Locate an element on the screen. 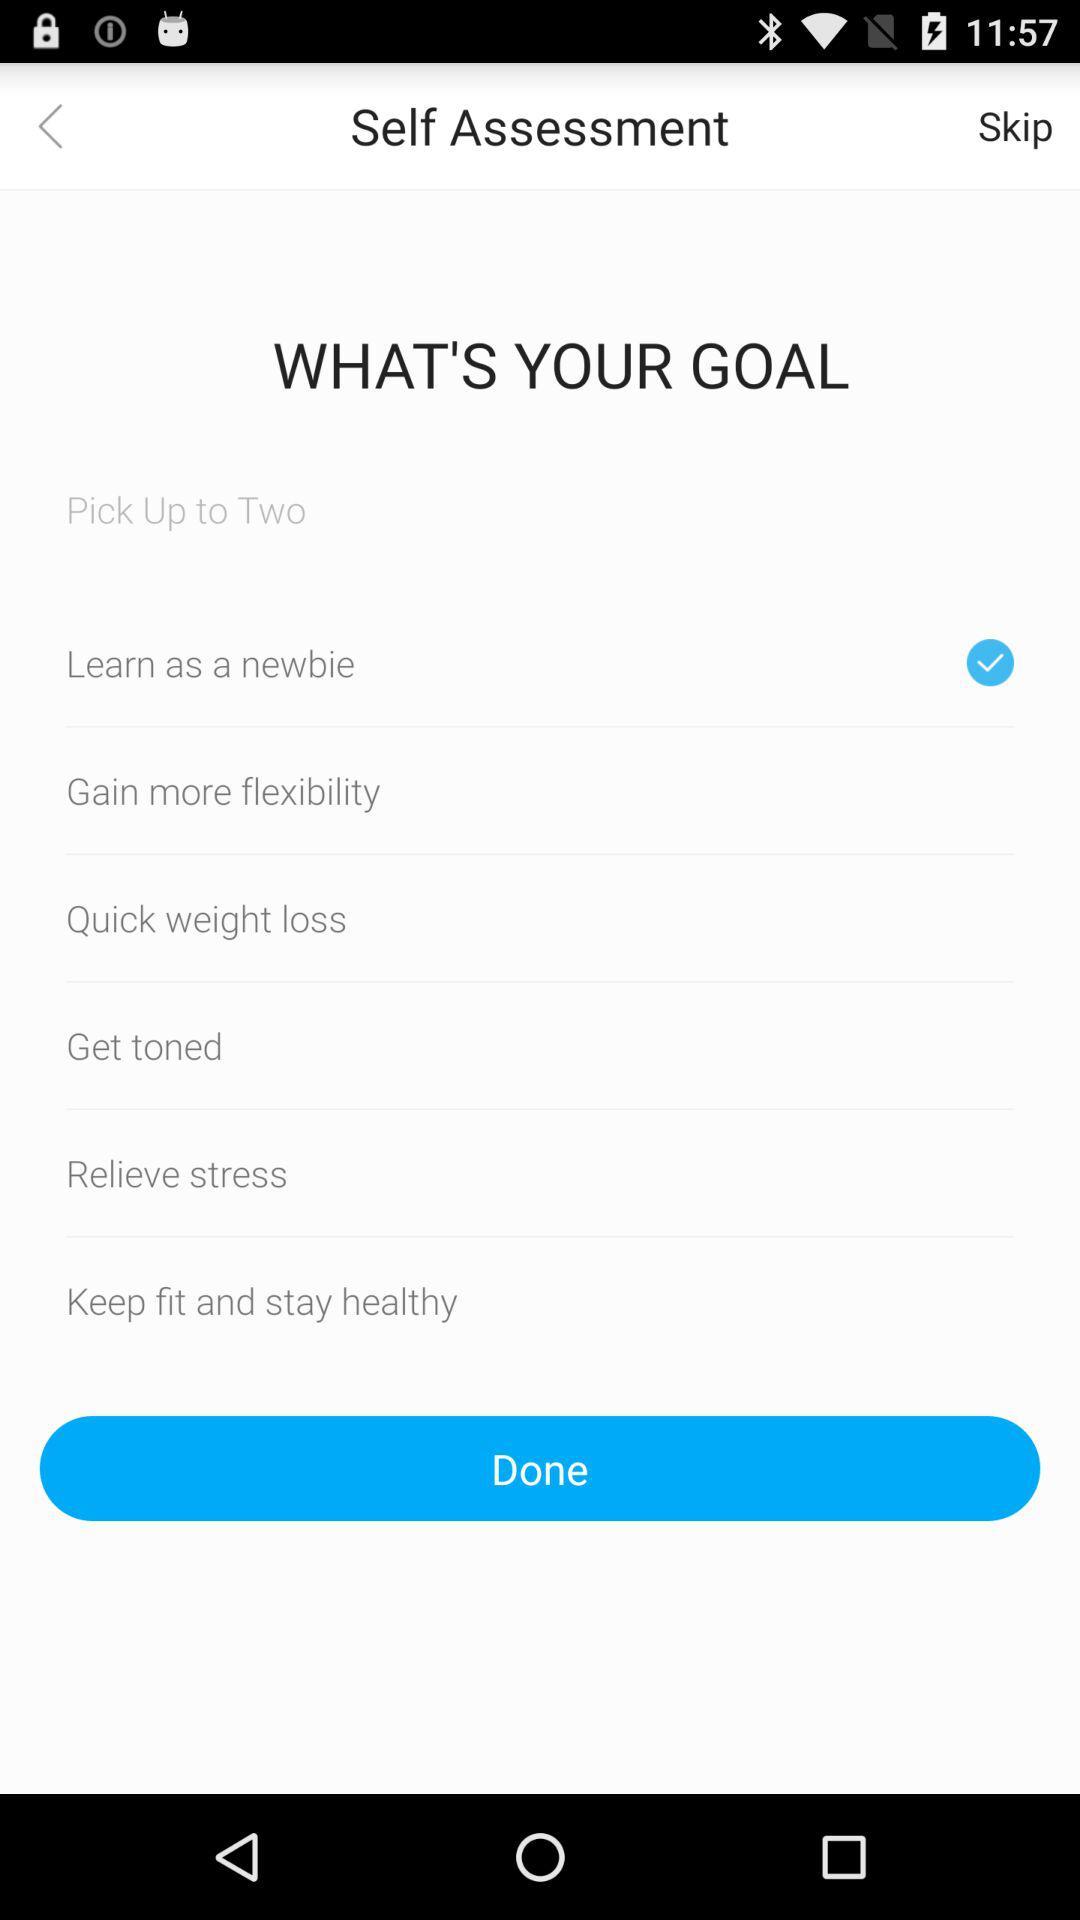 The width and height of the screenshot is (1080, 1920). go back is located at coordinates (61, 124).